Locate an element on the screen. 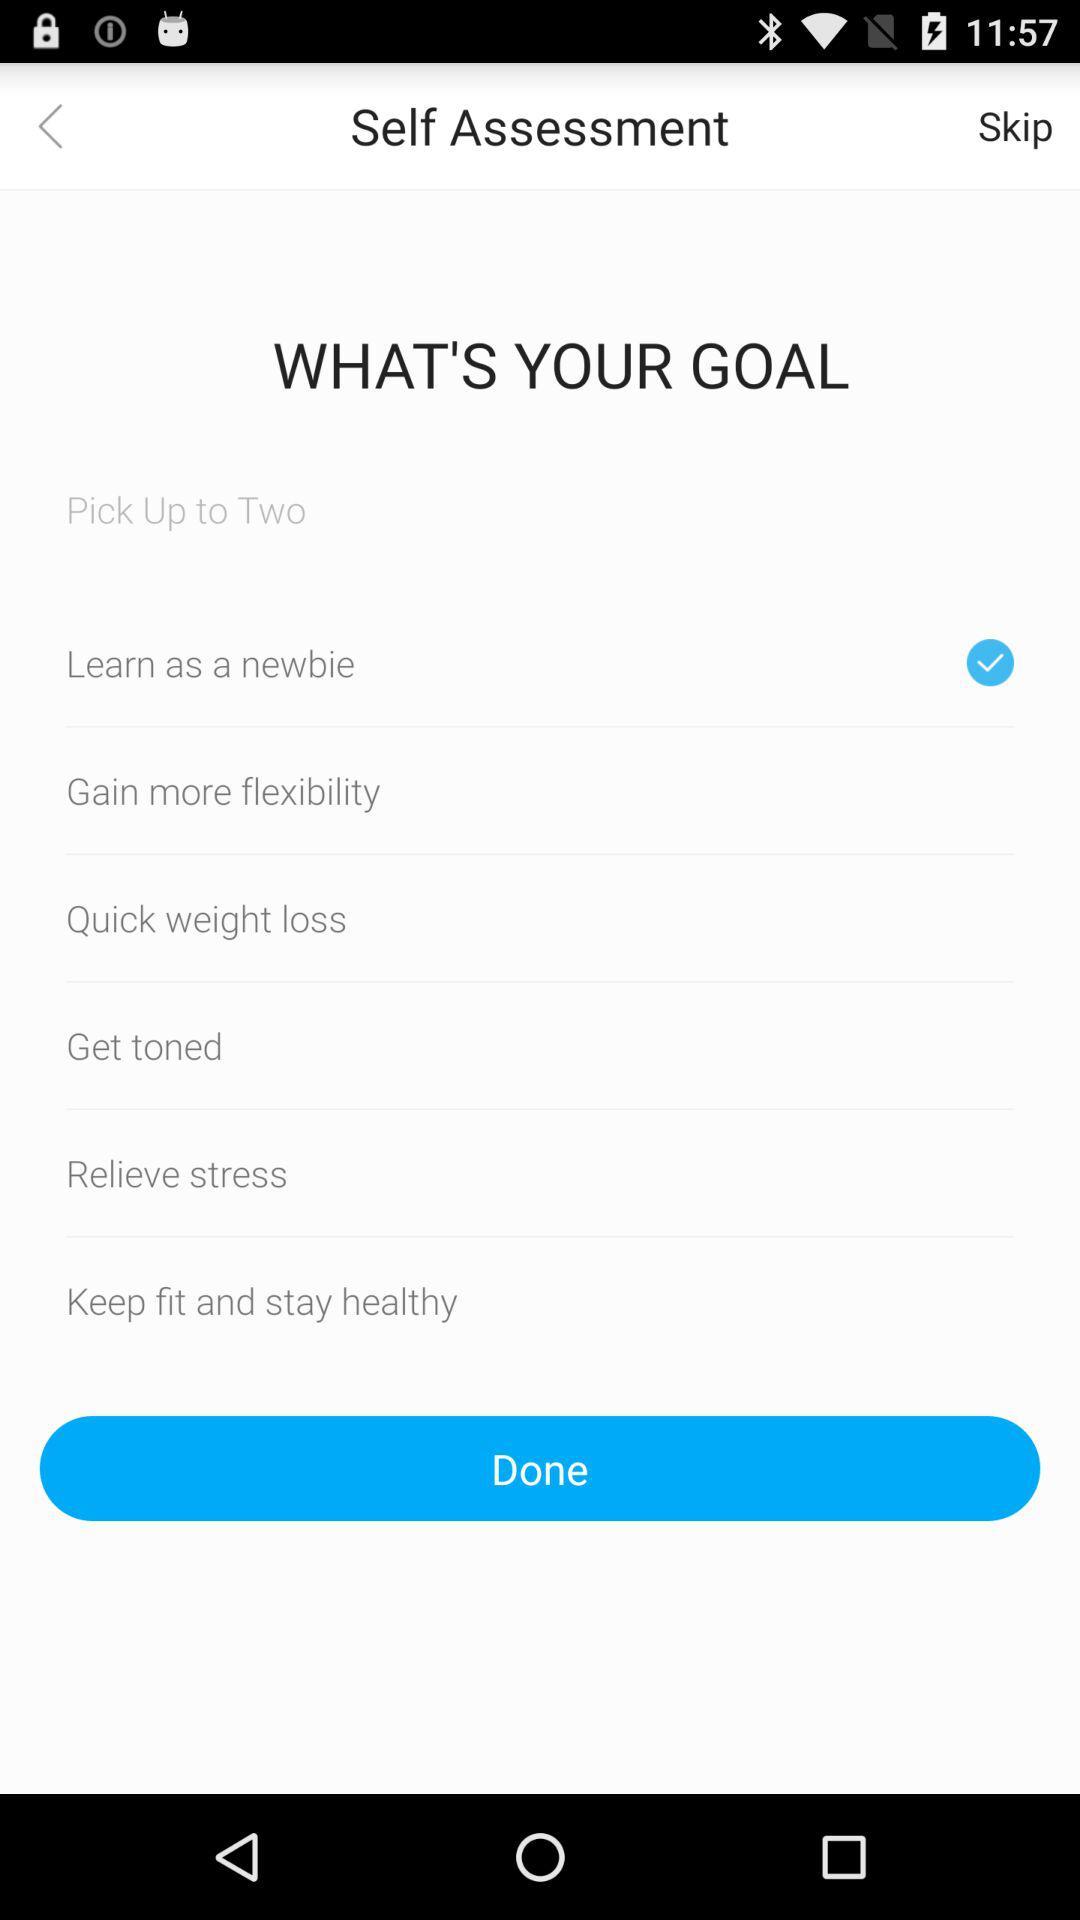 The width and height of the screenshot is (1080, 1920). go back is located at coordinates (61, 124).